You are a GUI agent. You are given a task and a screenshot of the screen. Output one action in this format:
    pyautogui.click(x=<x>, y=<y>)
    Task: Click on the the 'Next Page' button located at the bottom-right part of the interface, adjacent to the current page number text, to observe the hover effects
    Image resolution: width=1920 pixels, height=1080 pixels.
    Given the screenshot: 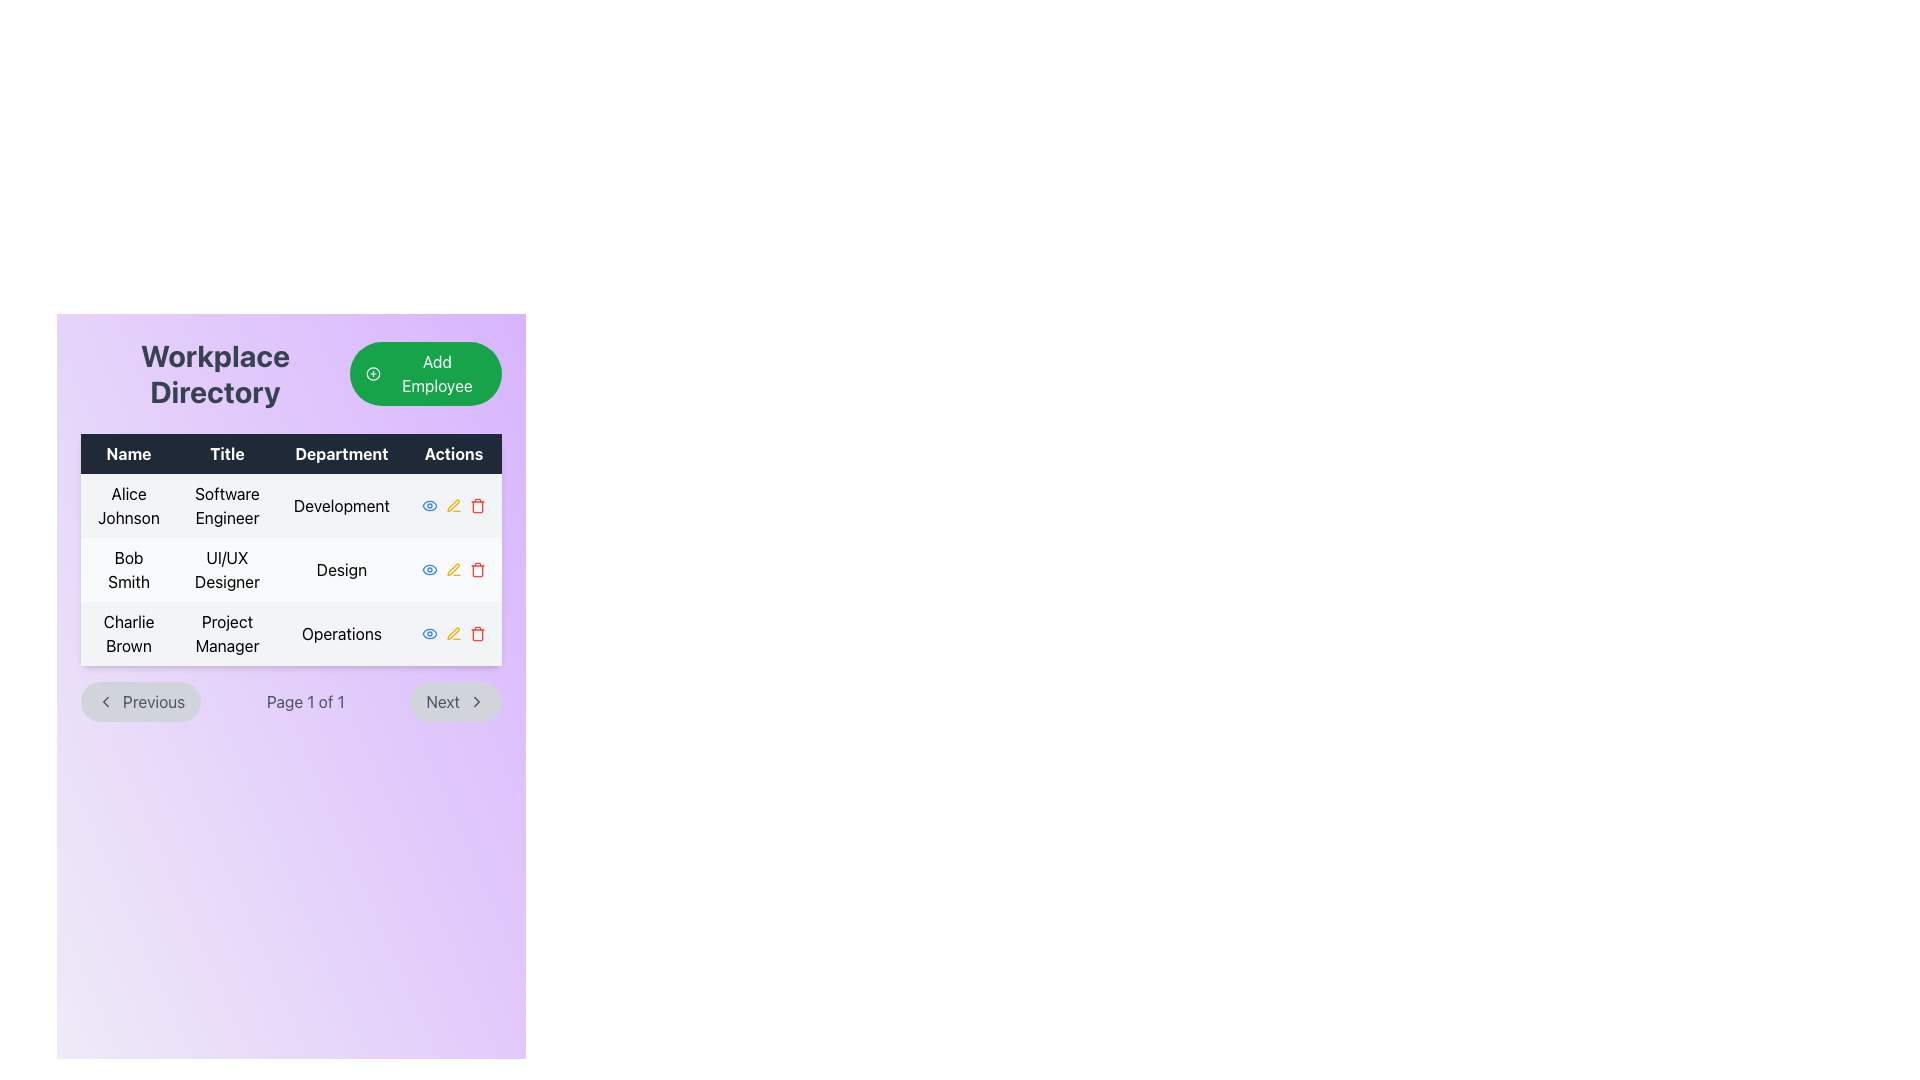 What is the action you would take?
    pyautogui.click(x=455, y=701)
    